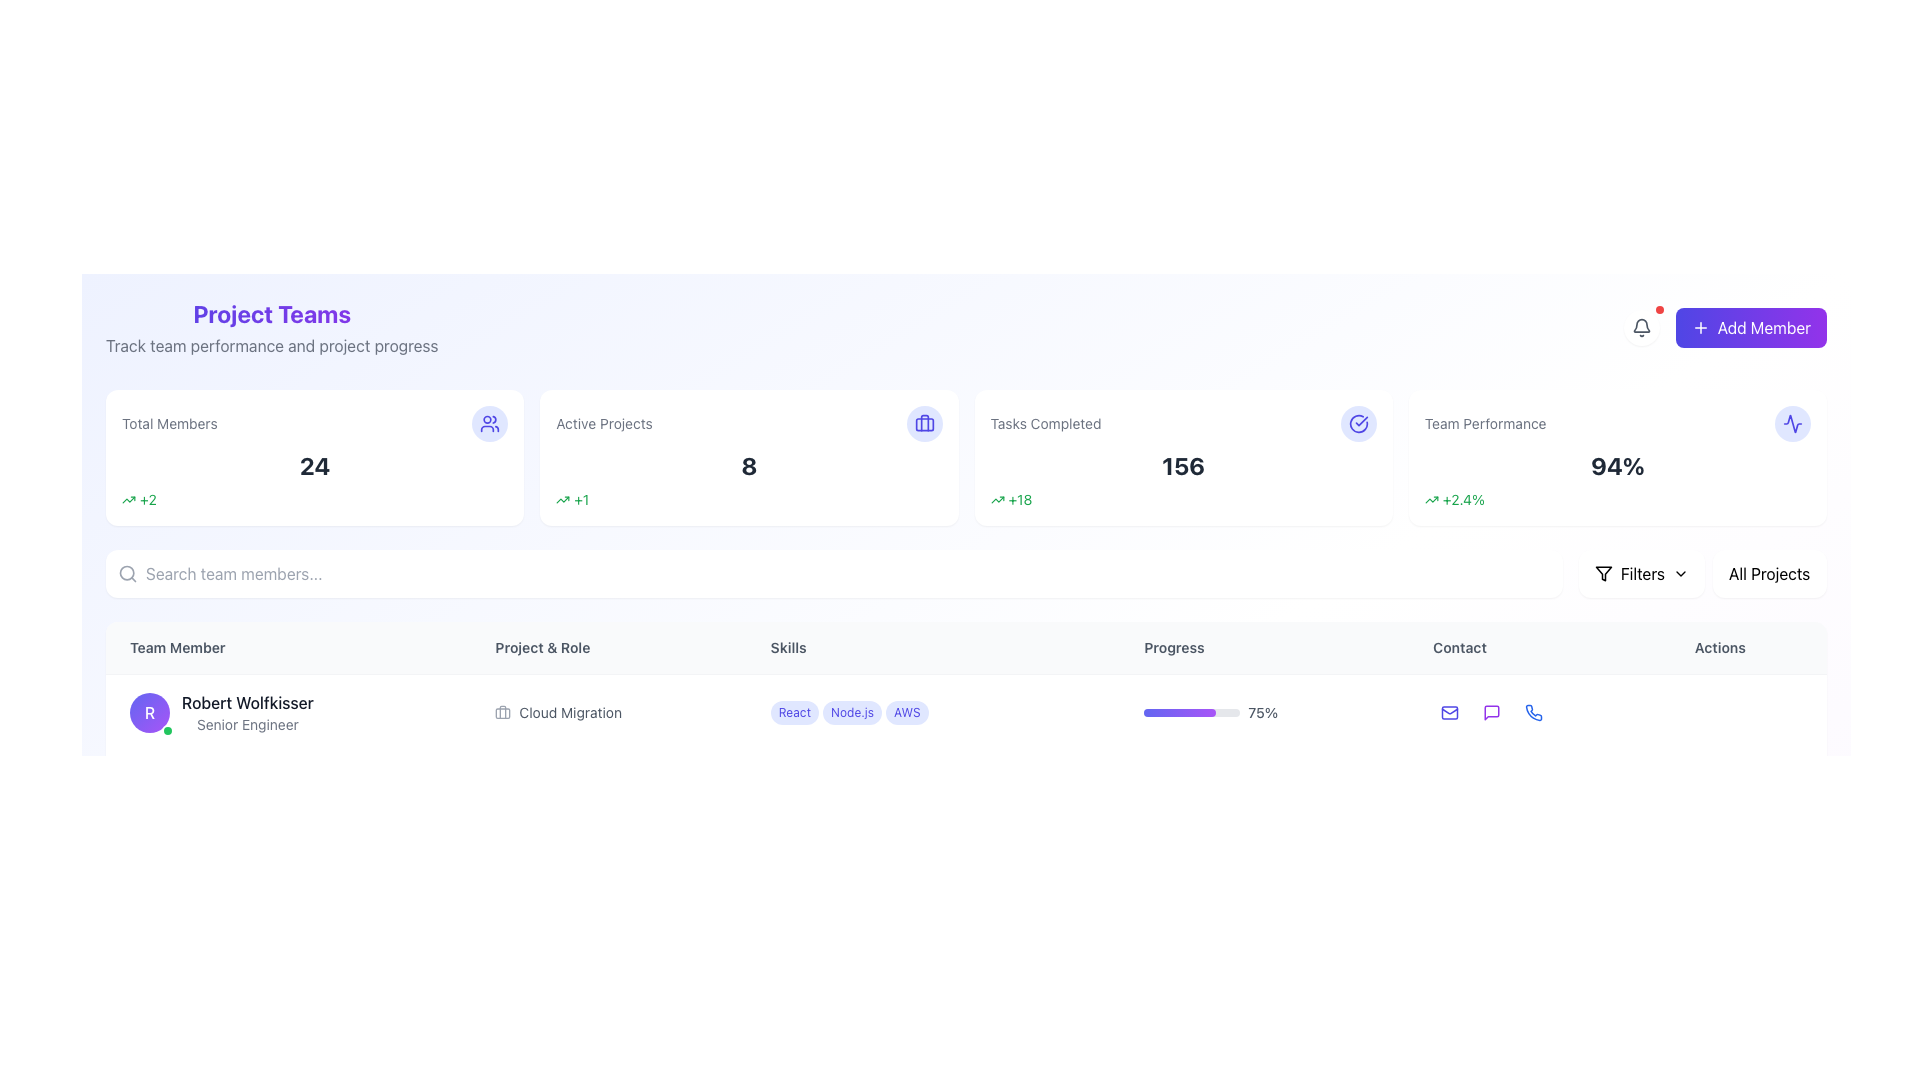  What do you see at coordinates (1492, 712) in the screenshot?
I see `the small, purple-bordered speech bubble icon located in the 'Contact' section of the first row of the table` at bounding box center [1492, 712].